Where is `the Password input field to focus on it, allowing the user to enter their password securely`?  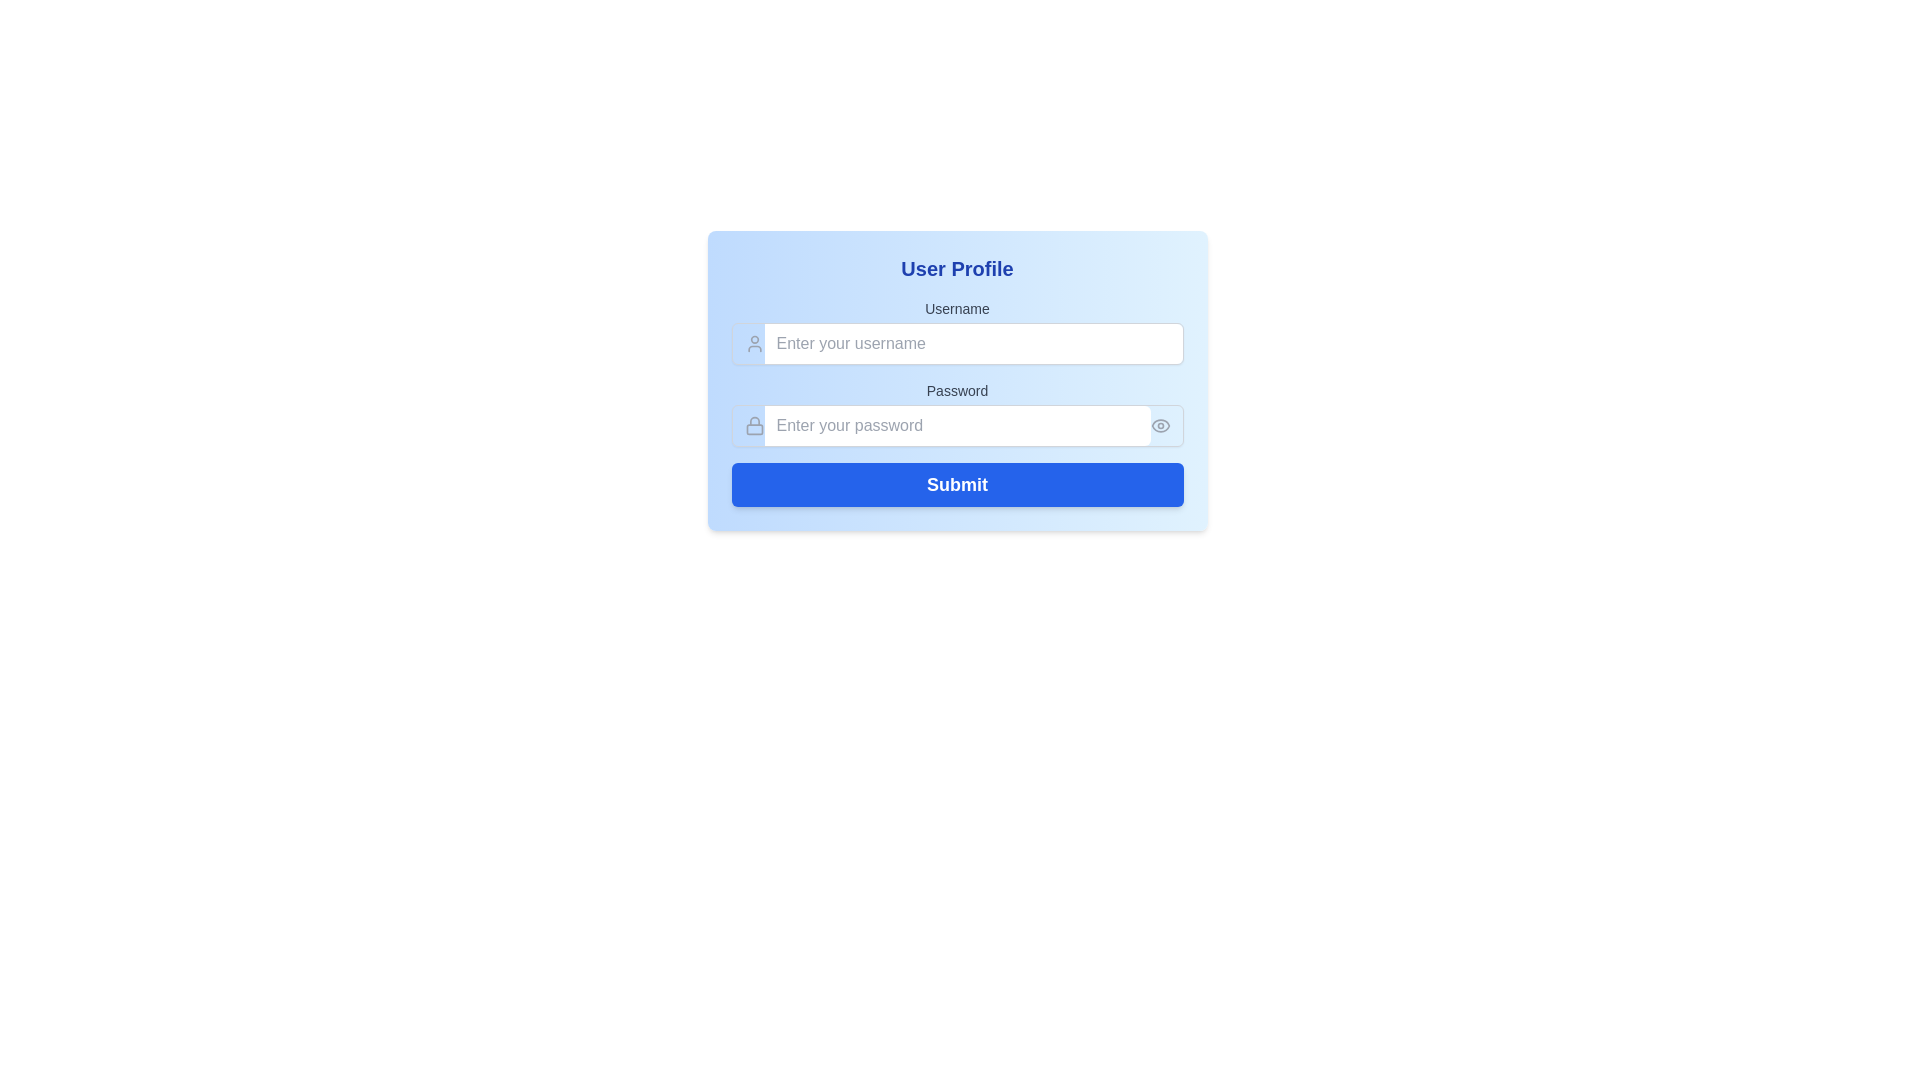 the Password input field to focus on it, allowing the user to enter their password securely is located at coordinates (956, 412).